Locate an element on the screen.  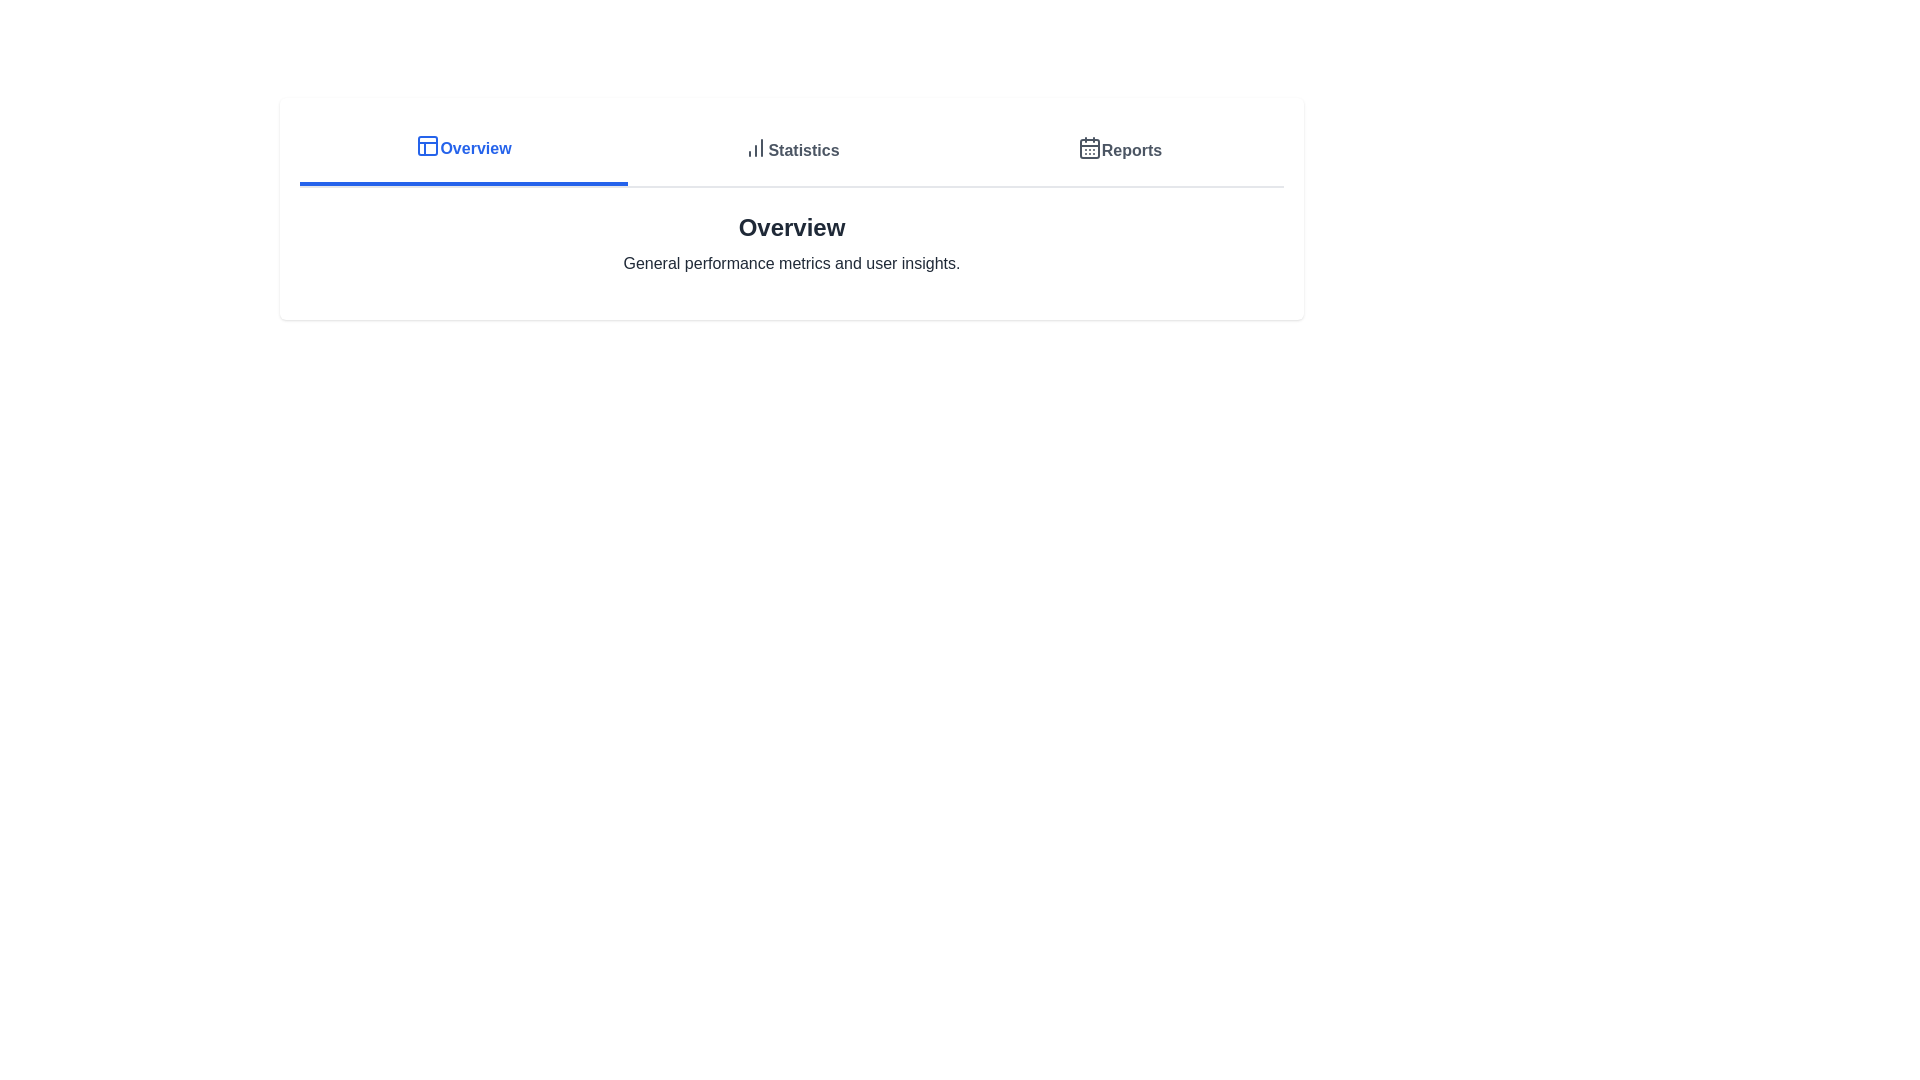
the 'Statistics' navigation tab, which is the second tab among three is located at coordinates (791, 150).